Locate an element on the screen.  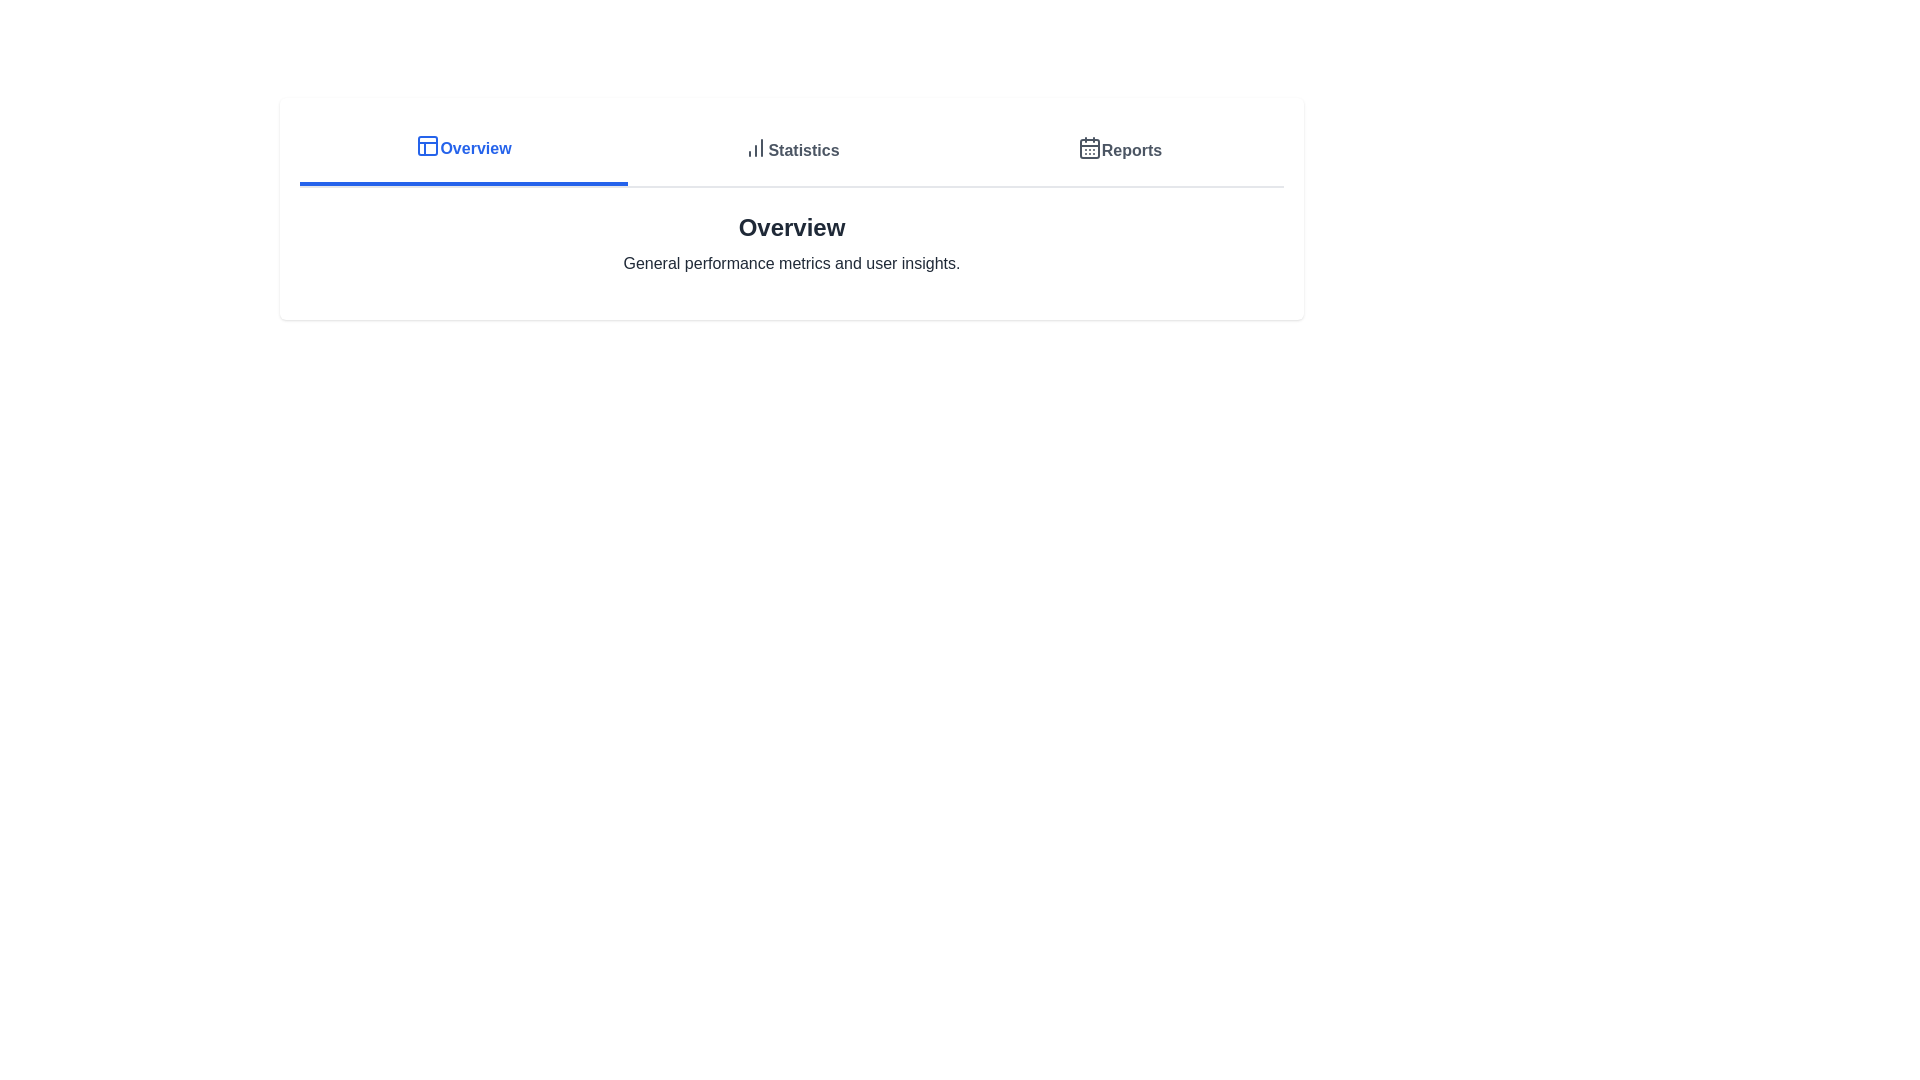
the 'Statistics' navigation tab, which is the second tab among three is located at coordinates (791, 150).